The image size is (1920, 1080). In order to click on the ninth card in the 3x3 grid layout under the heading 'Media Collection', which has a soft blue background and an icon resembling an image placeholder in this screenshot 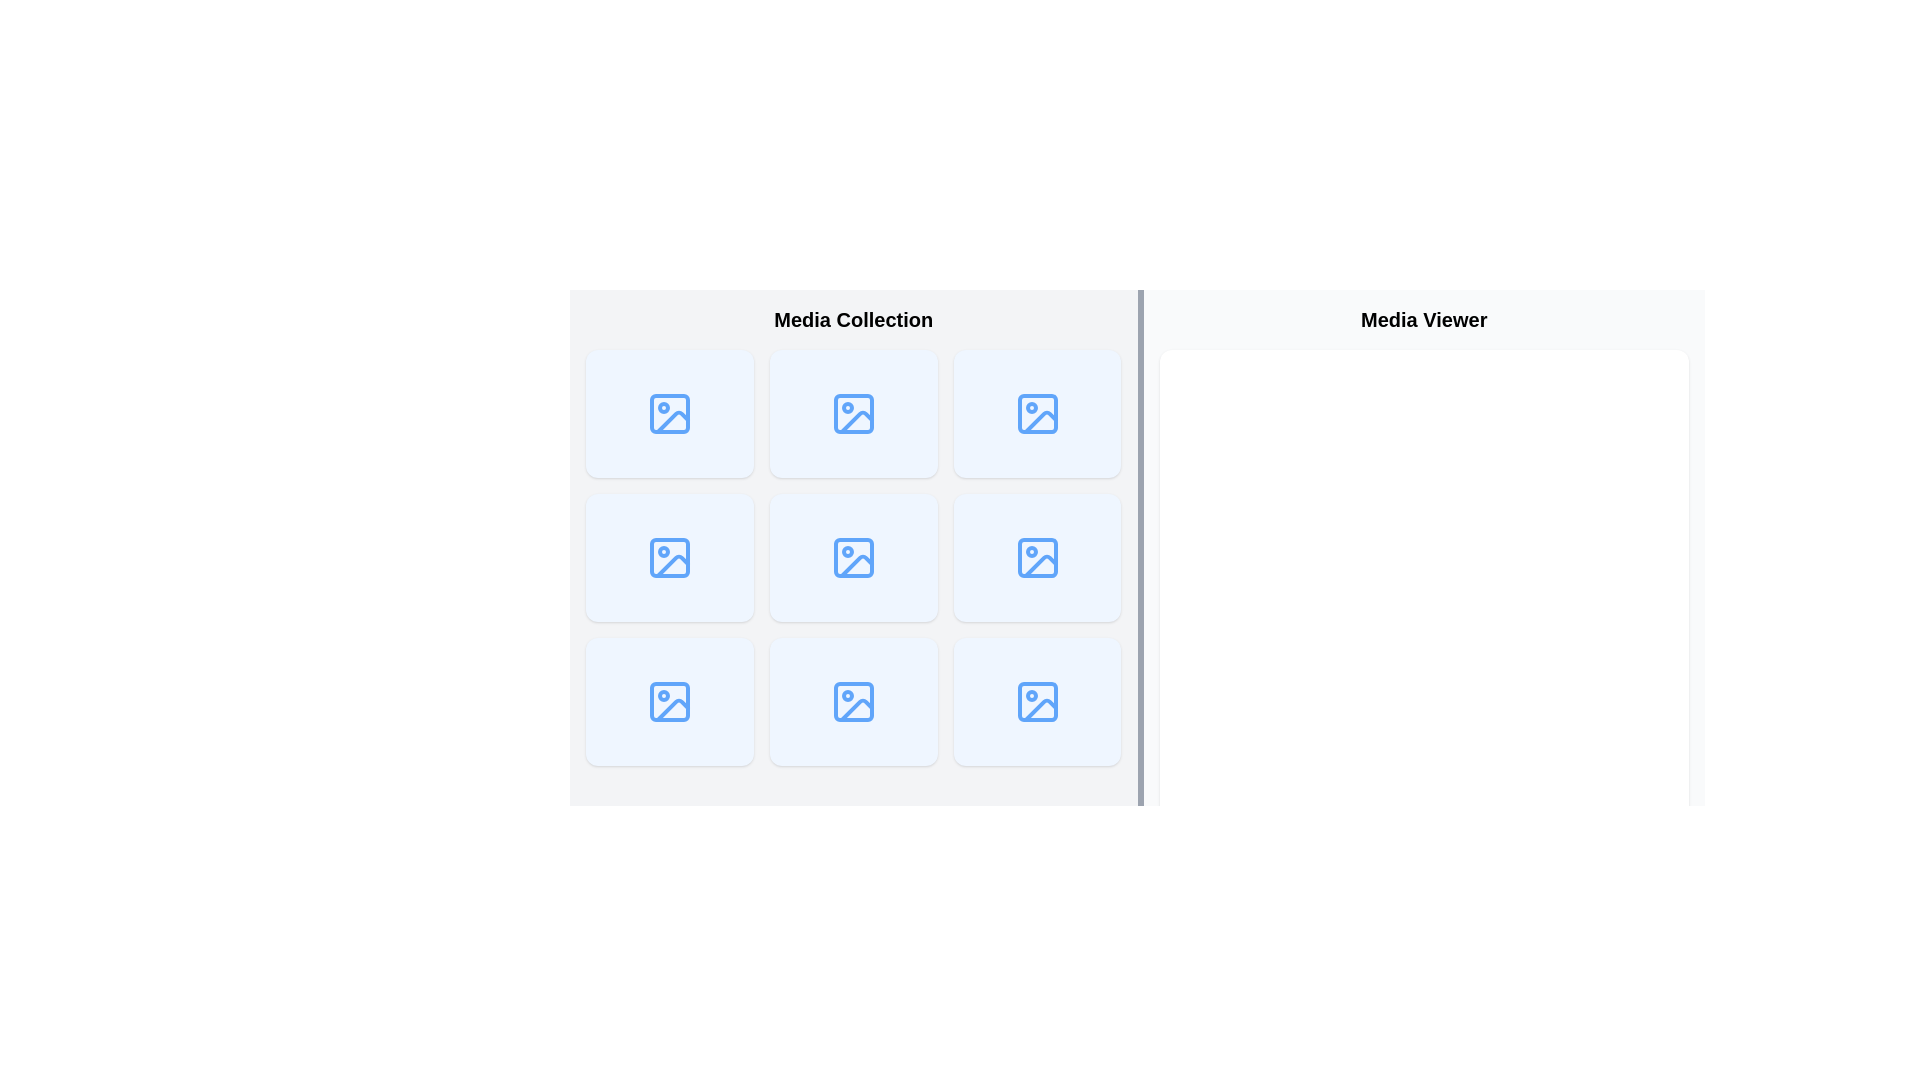, I will do `click(1037, 412)`.